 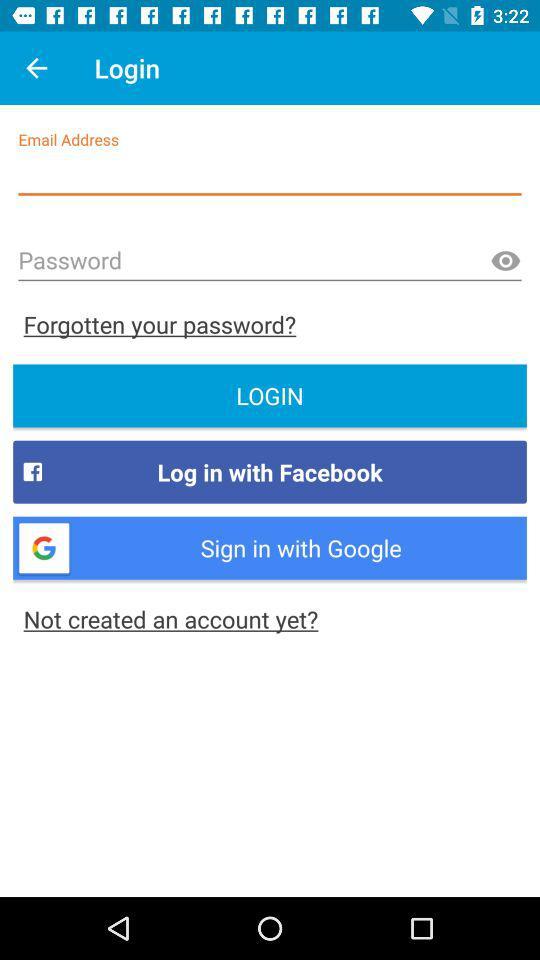 What do you see at coordinates (270, 260) in the screenshot?
I see `password textbox` at bounding box center [270, 260].